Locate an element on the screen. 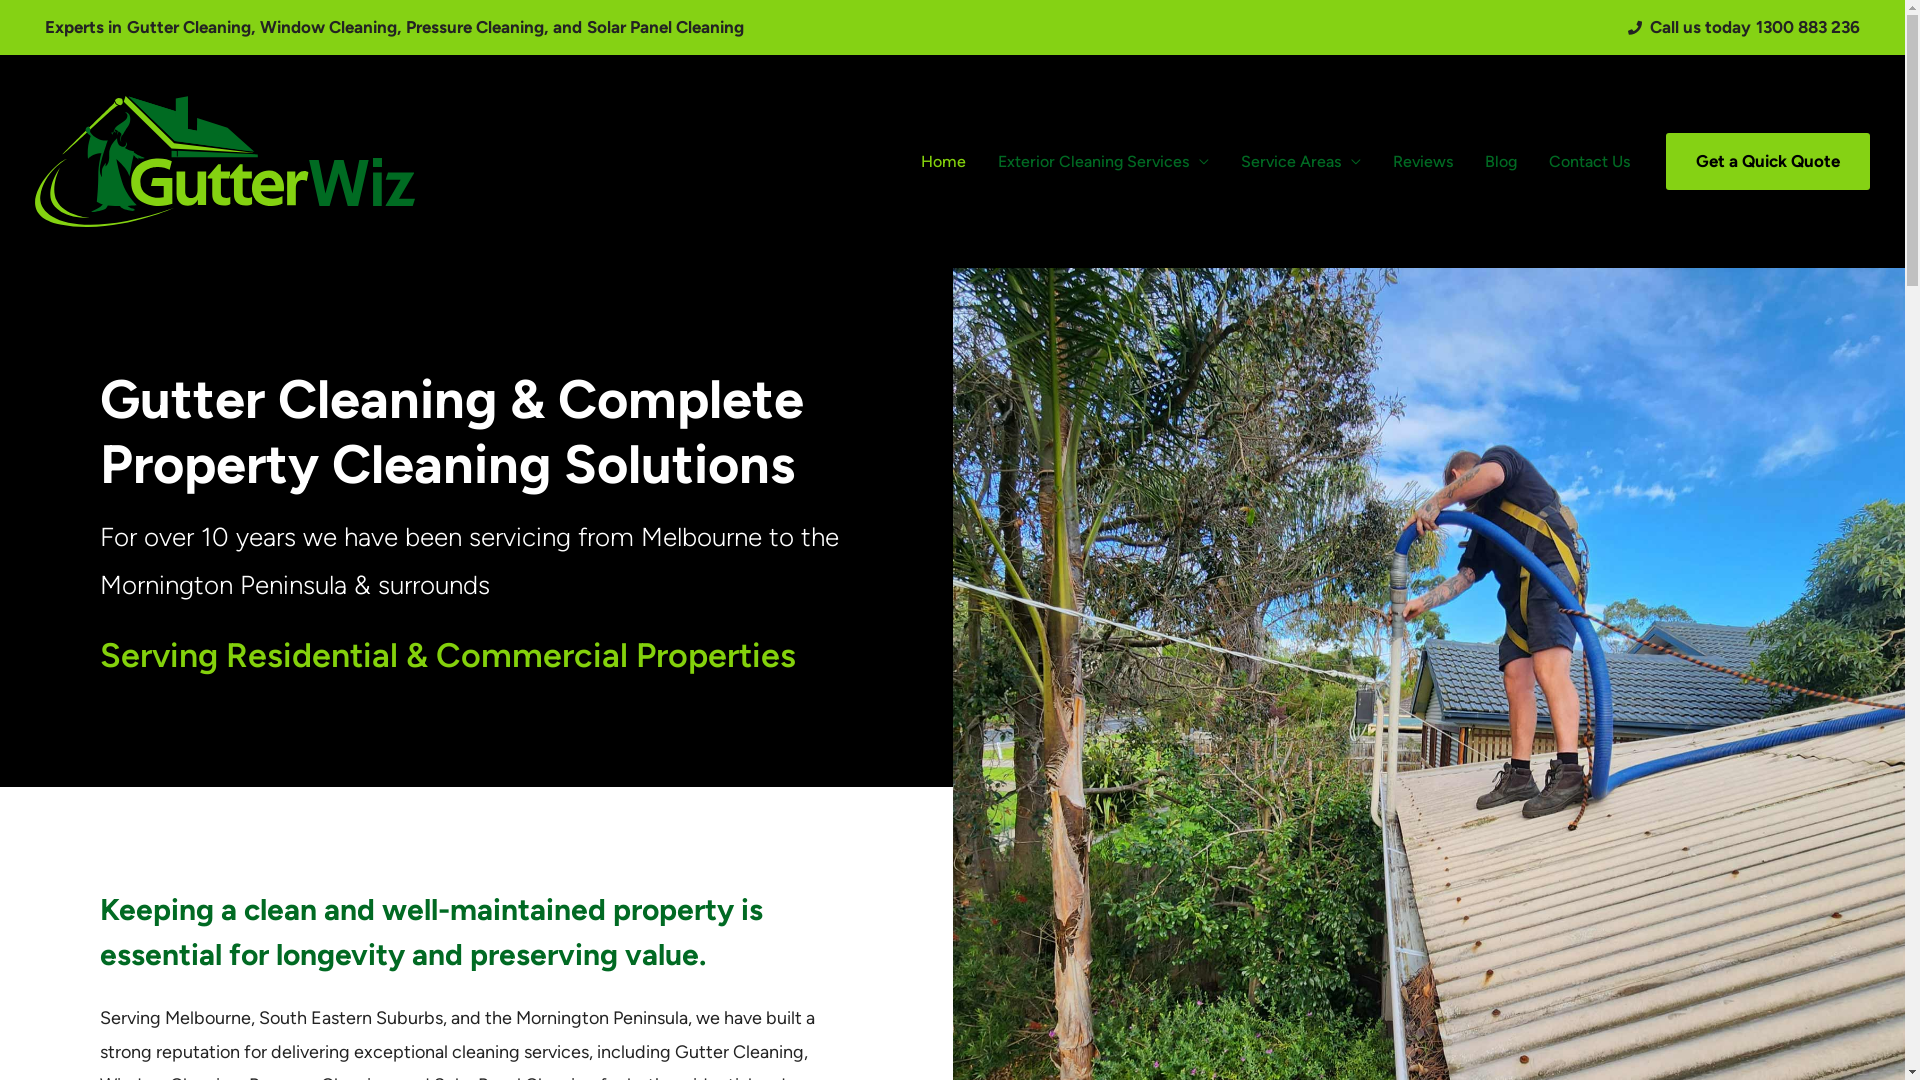  'Reviews' is located at coordinates (1421, 160).